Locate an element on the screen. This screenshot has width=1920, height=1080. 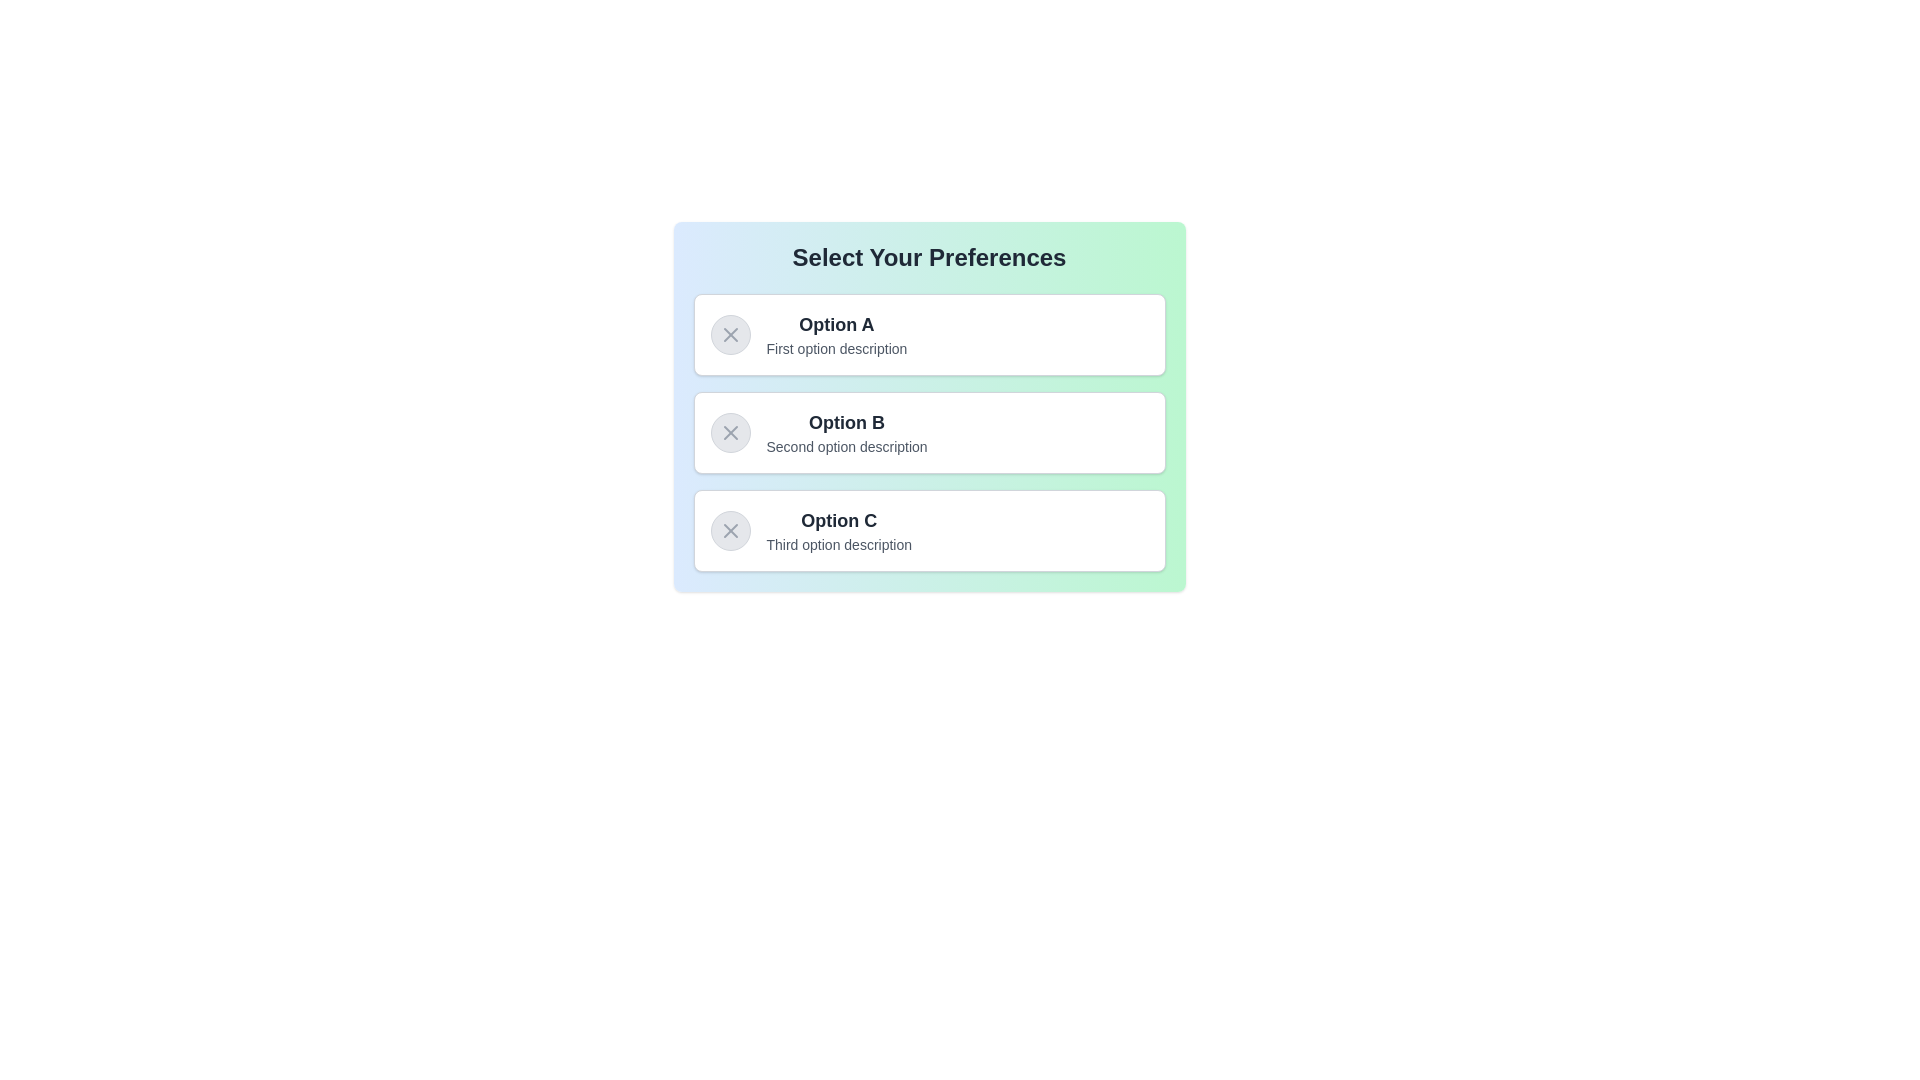
the circular button with a light gray background and an 'X' icon to deselect the option in the 'Option A' row is located at coordinates (729, 334).